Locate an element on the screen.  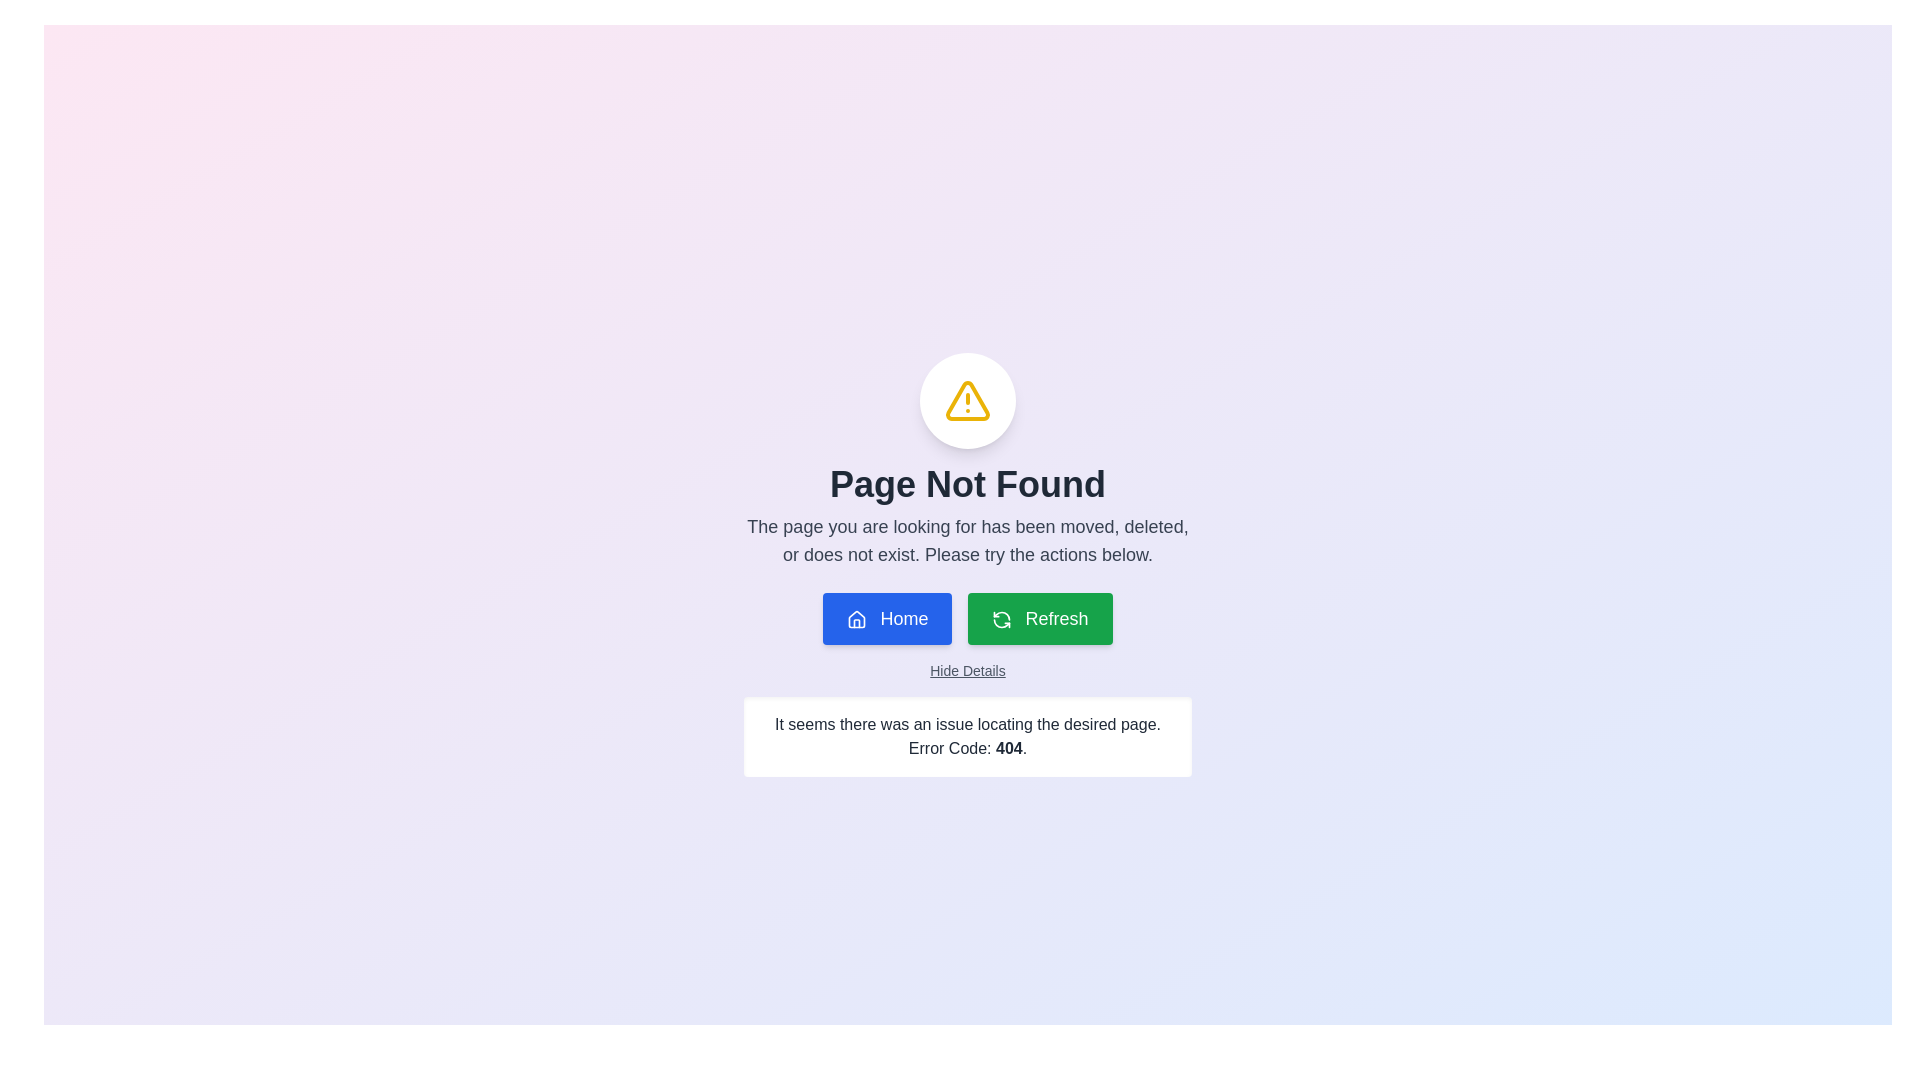
the house-shaped icon located inside the blue button labeled 'Home', positioned to the left of the text 'Home' is located at coordinates (857, 619).